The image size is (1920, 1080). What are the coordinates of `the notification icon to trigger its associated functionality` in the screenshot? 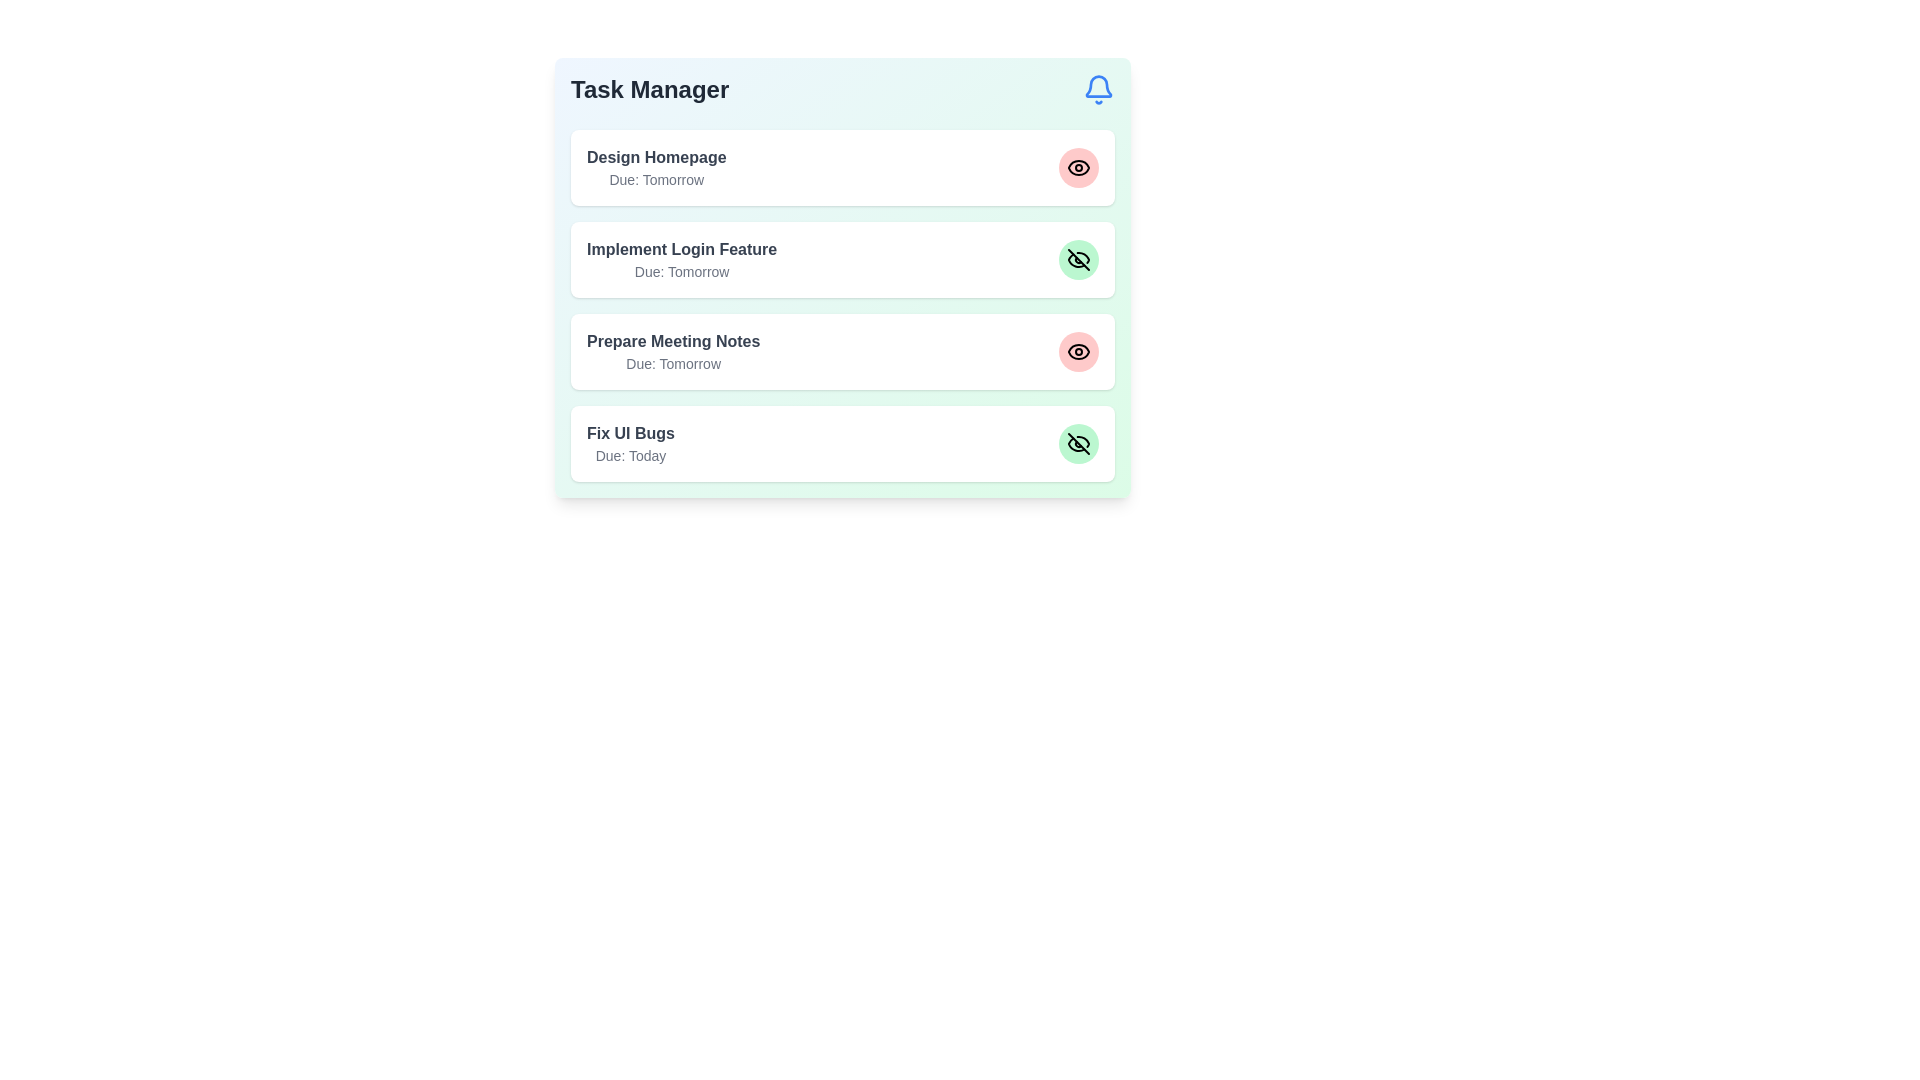 It's located at (1098, 88).